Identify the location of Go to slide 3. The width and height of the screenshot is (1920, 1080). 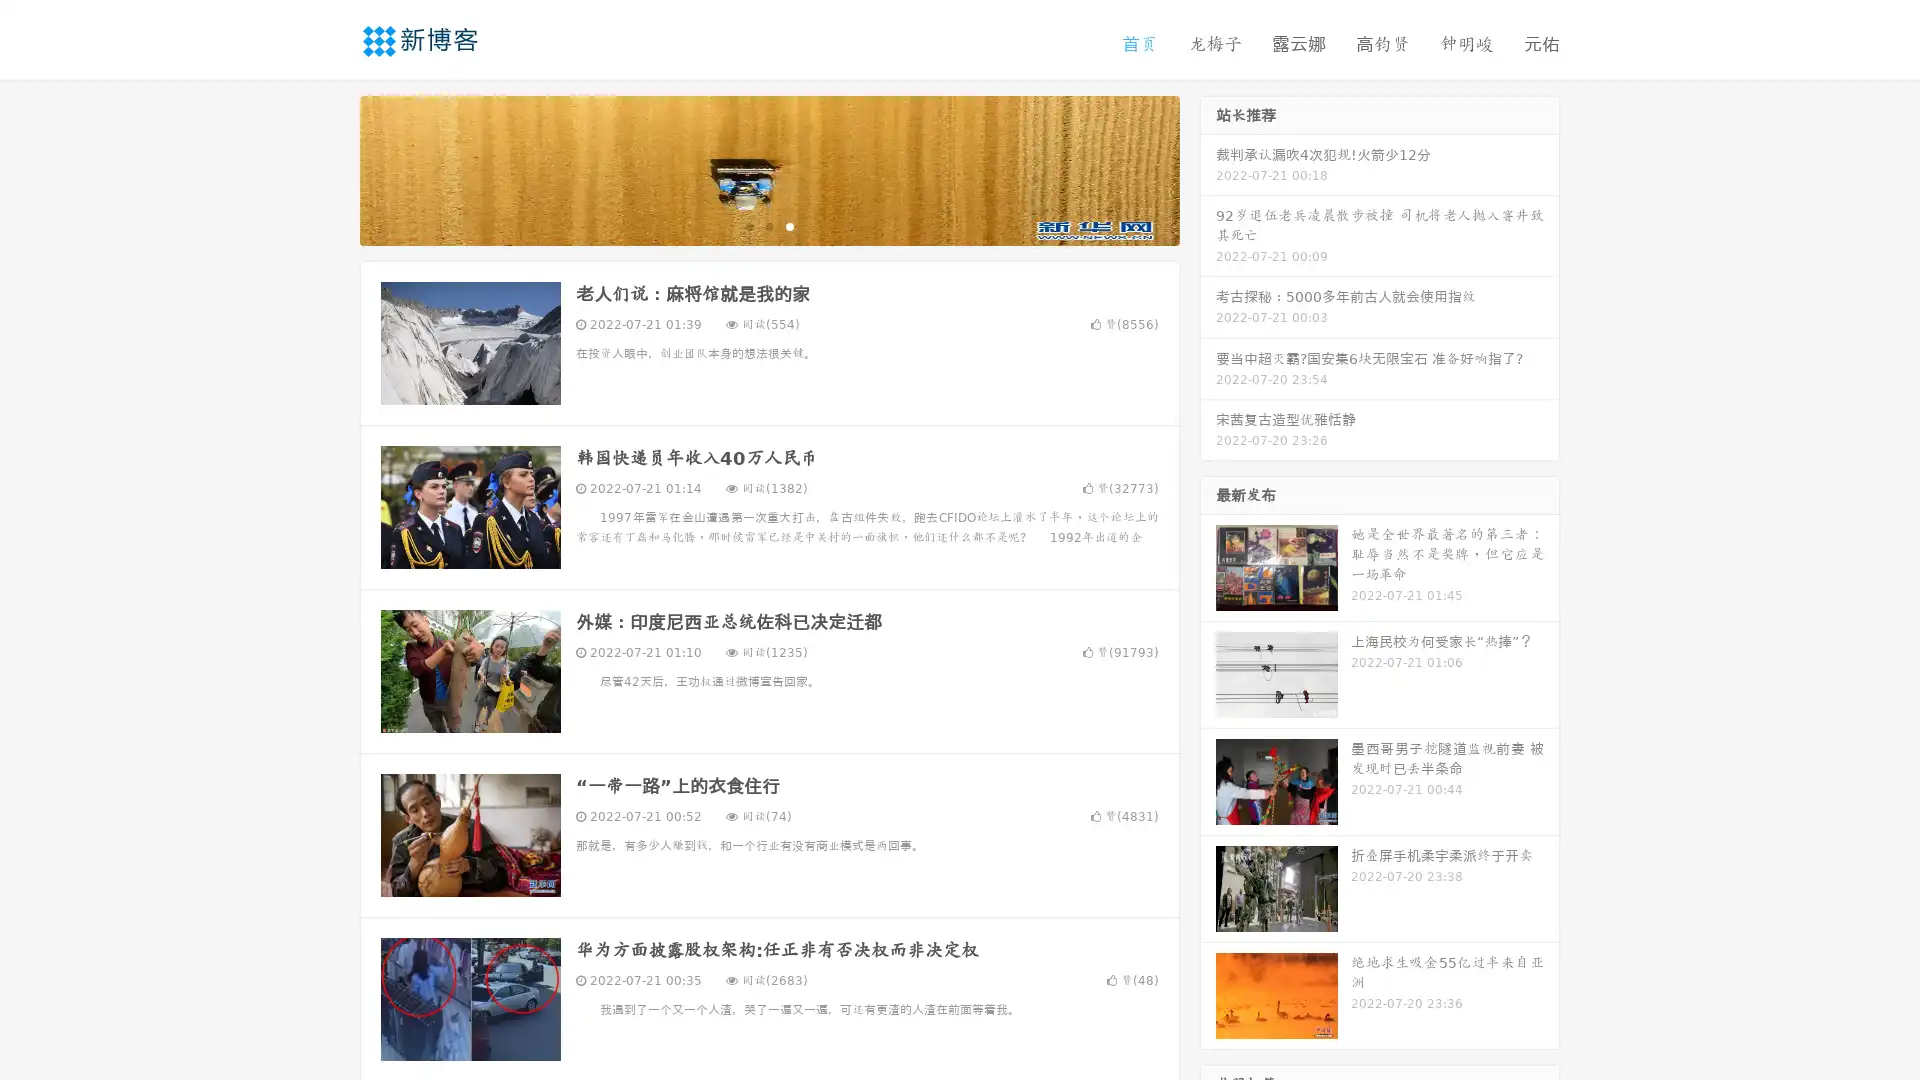
(789, 225).